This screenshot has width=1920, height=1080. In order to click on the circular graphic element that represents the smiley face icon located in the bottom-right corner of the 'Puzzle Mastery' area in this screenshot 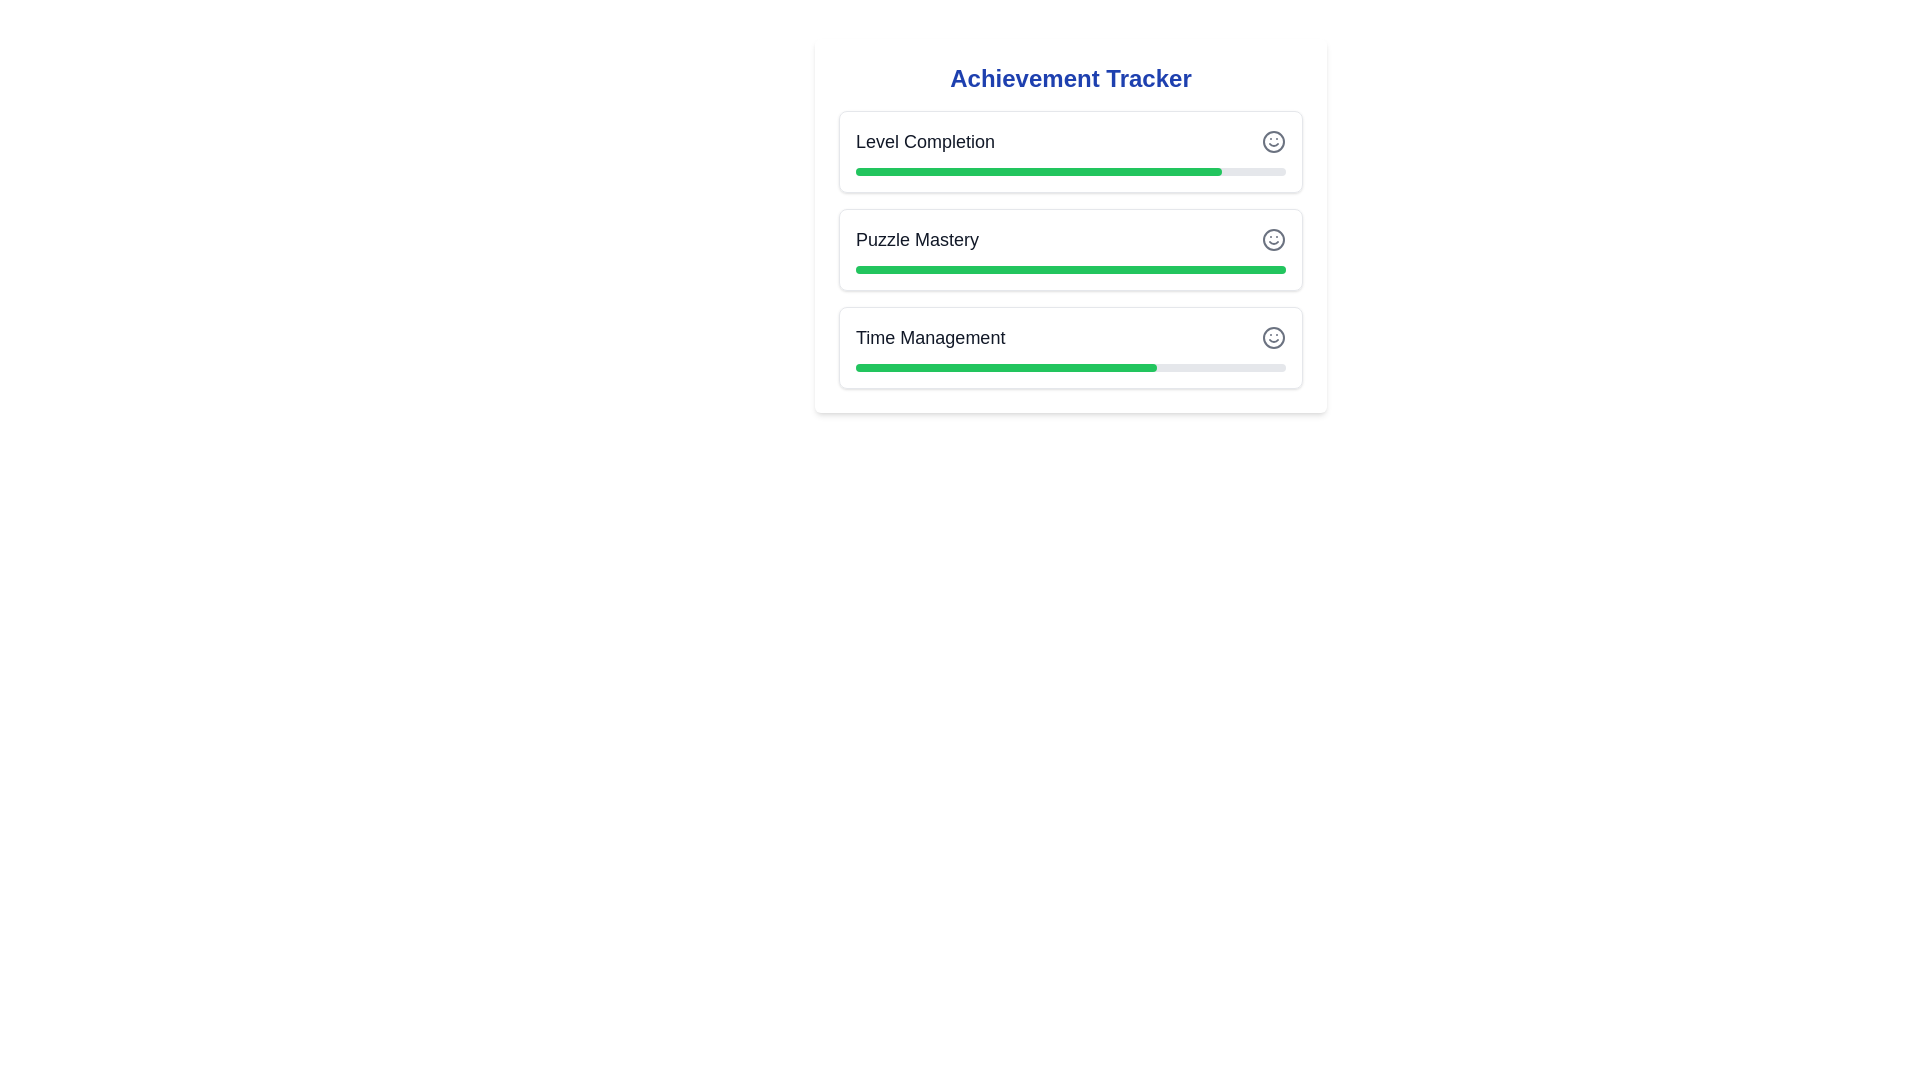, I will do `click(1272, 238)`.